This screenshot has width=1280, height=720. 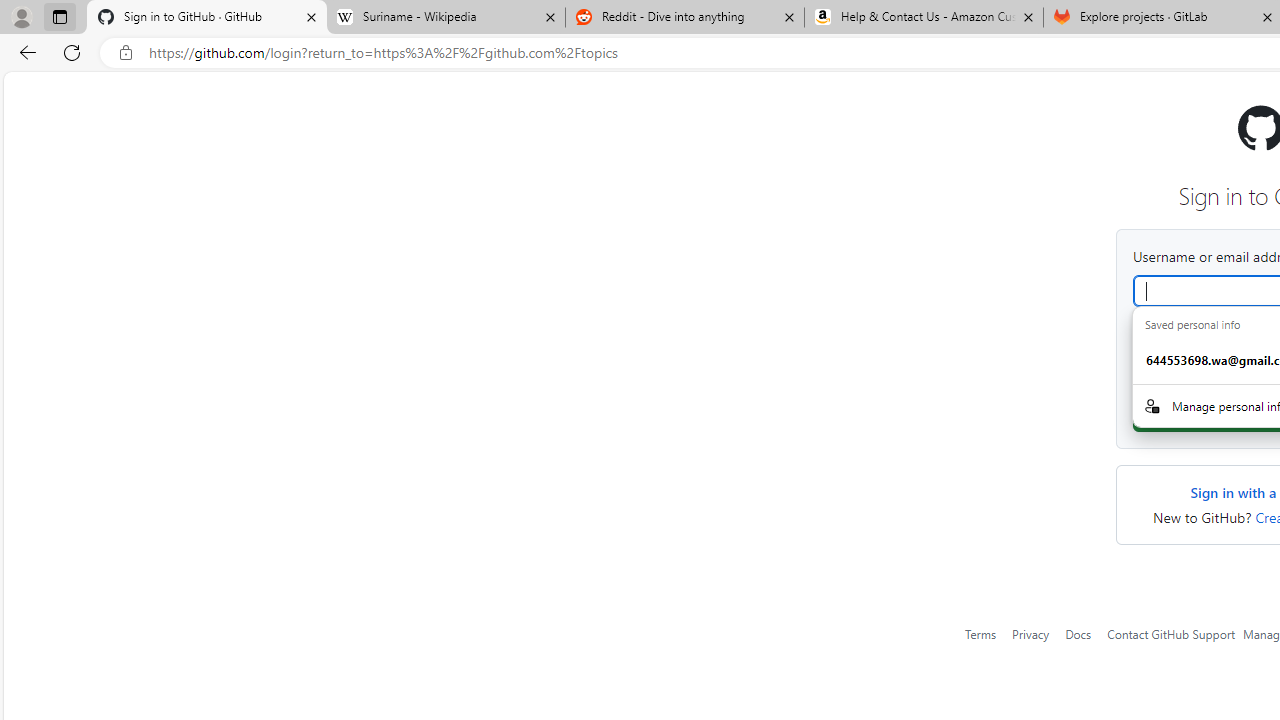 I want to click on 'Reddit - Dive into anything', so click(x=684, y=17).